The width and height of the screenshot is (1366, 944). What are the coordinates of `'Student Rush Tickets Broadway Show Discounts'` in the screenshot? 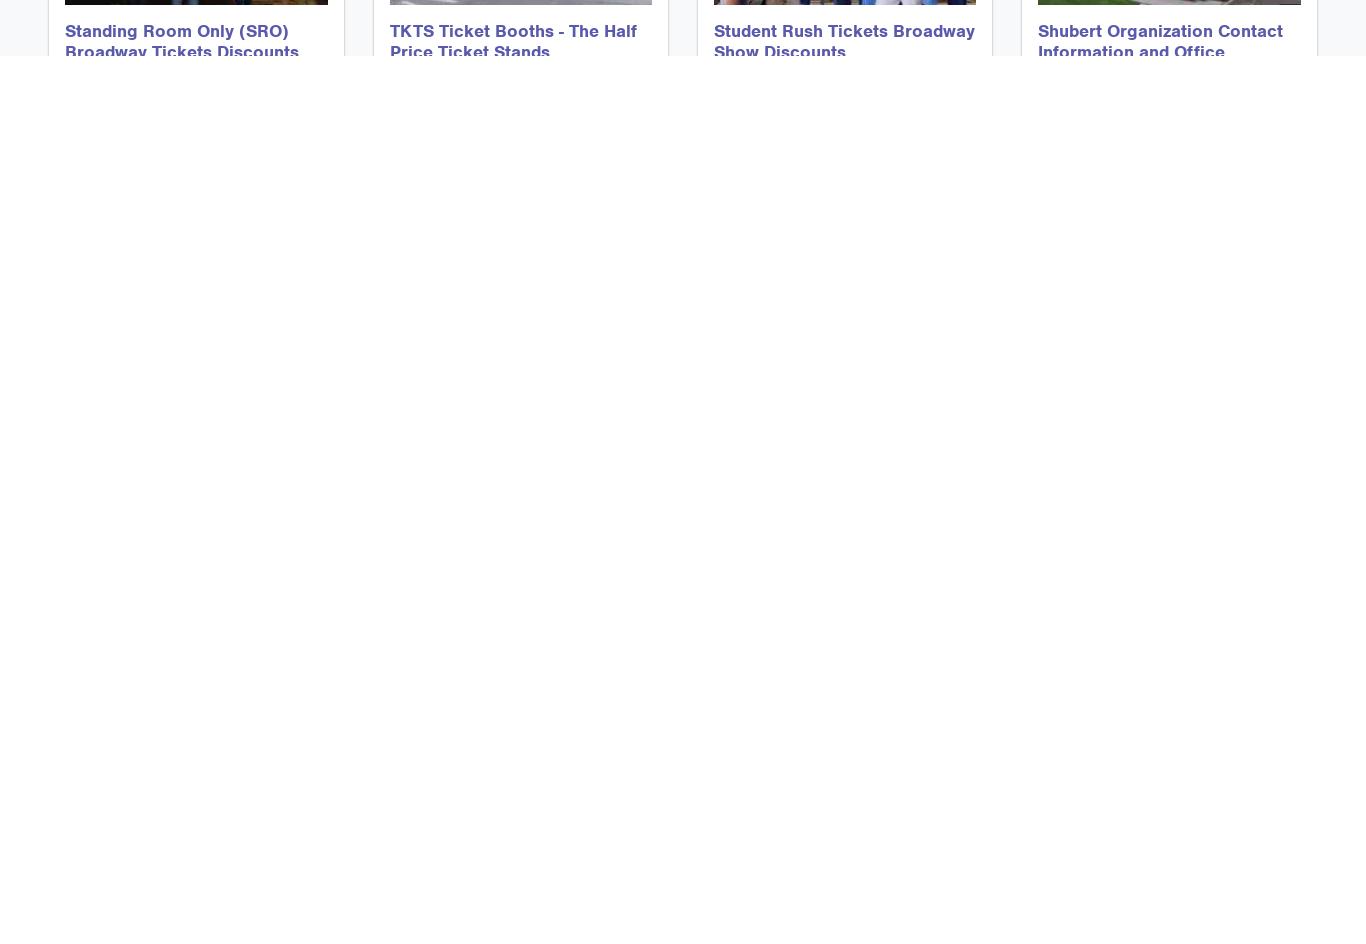 It's located at (843, 40).